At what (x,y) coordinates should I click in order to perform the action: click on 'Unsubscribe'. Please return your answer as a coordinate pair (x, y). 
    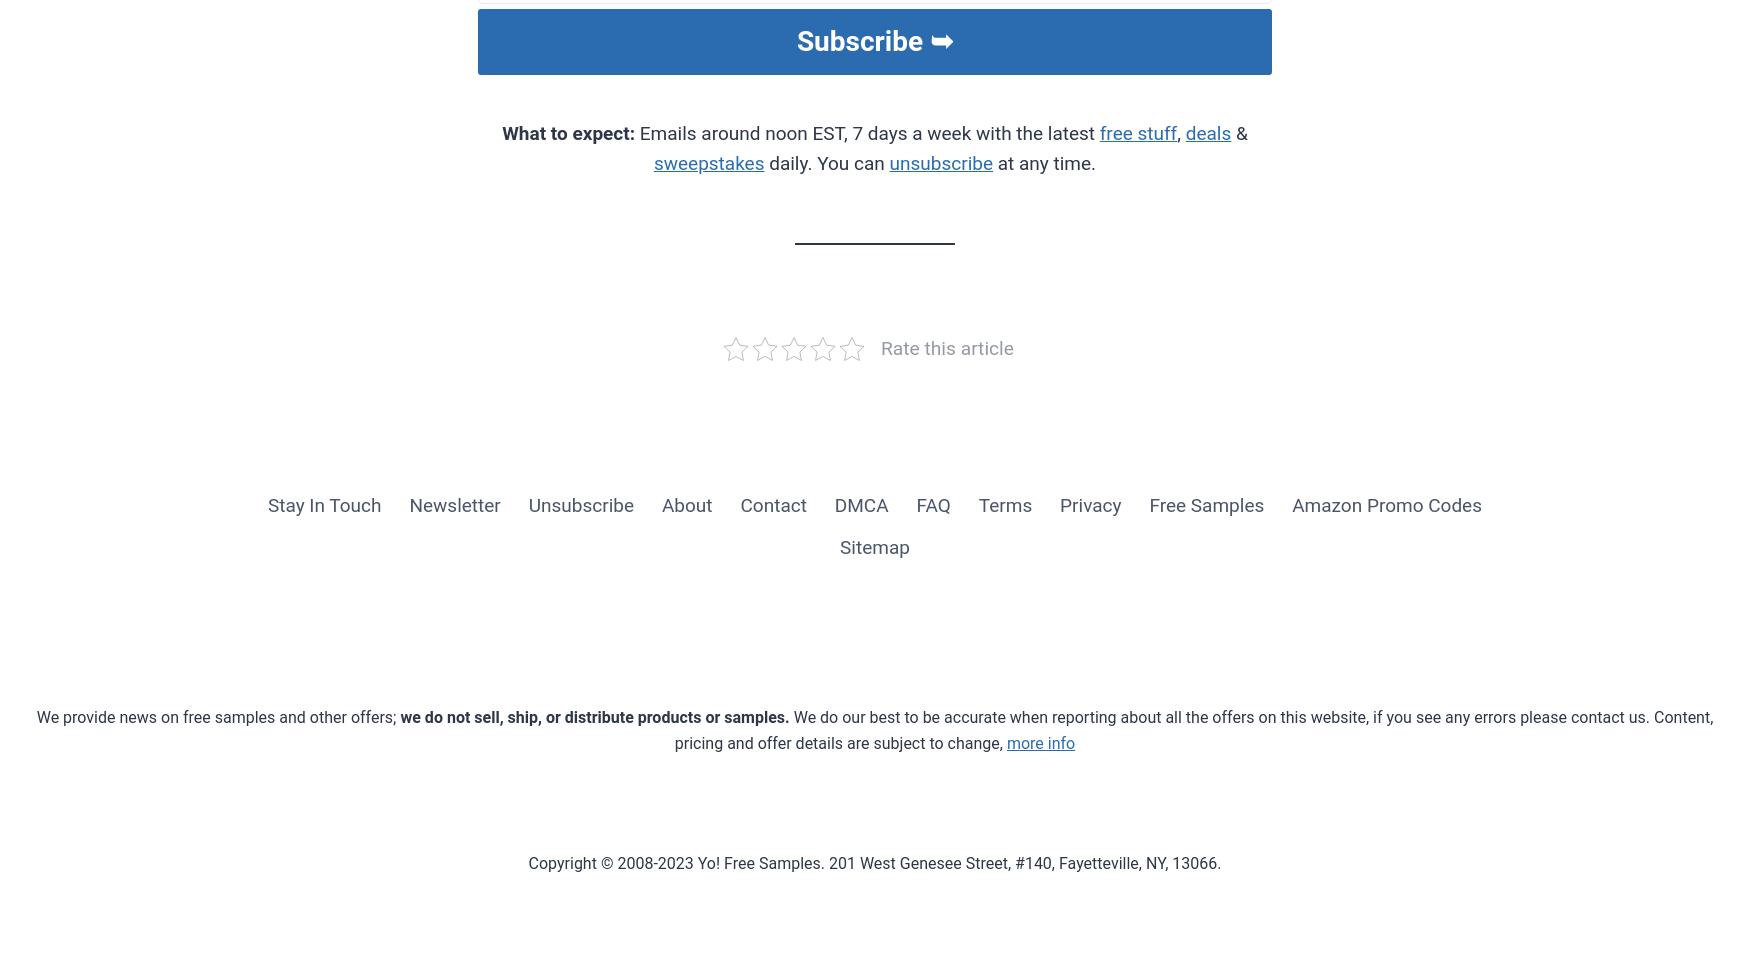
    Looking at the image, I should click on (581, 504).